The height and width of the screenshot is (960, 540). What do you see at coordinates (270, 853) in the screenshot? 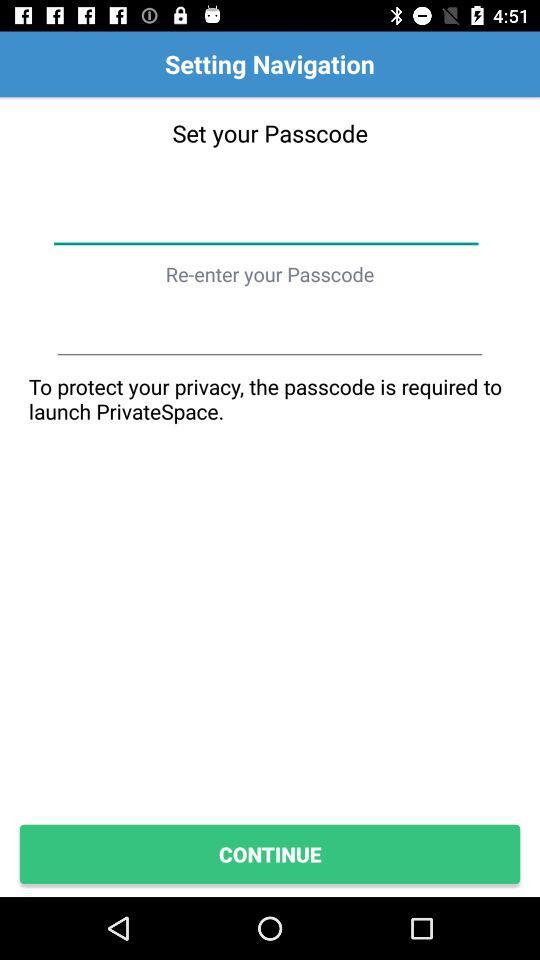
I see `the app below the to protect your item` at bounding box center [270, 853].